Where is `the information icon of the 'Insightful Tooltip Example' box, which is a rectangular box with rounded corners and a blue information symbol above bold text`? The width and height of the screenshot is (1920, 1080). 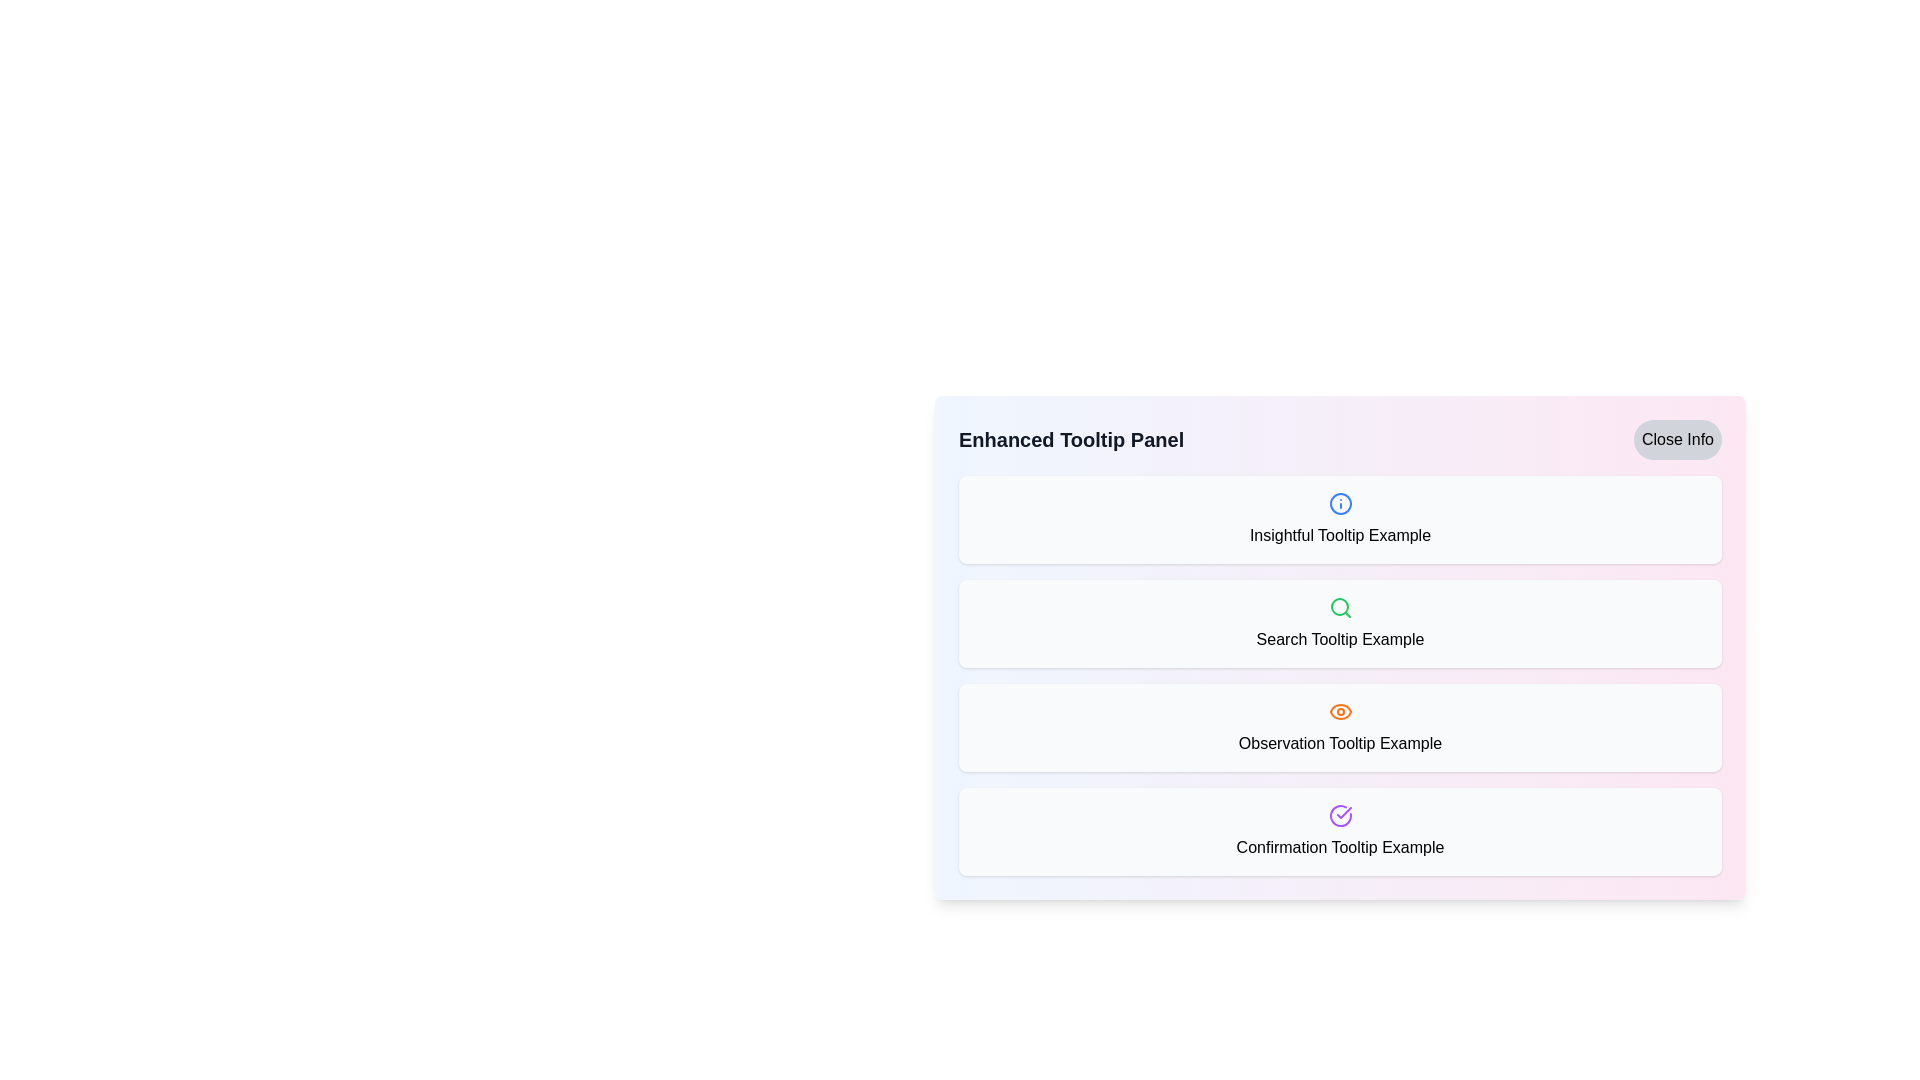
the information icon of the 'Insightful Tooltip Example' box, which is a rectangular box with rounded corners and a blue information symbol above bold text is located at coordinates (1340, 519).